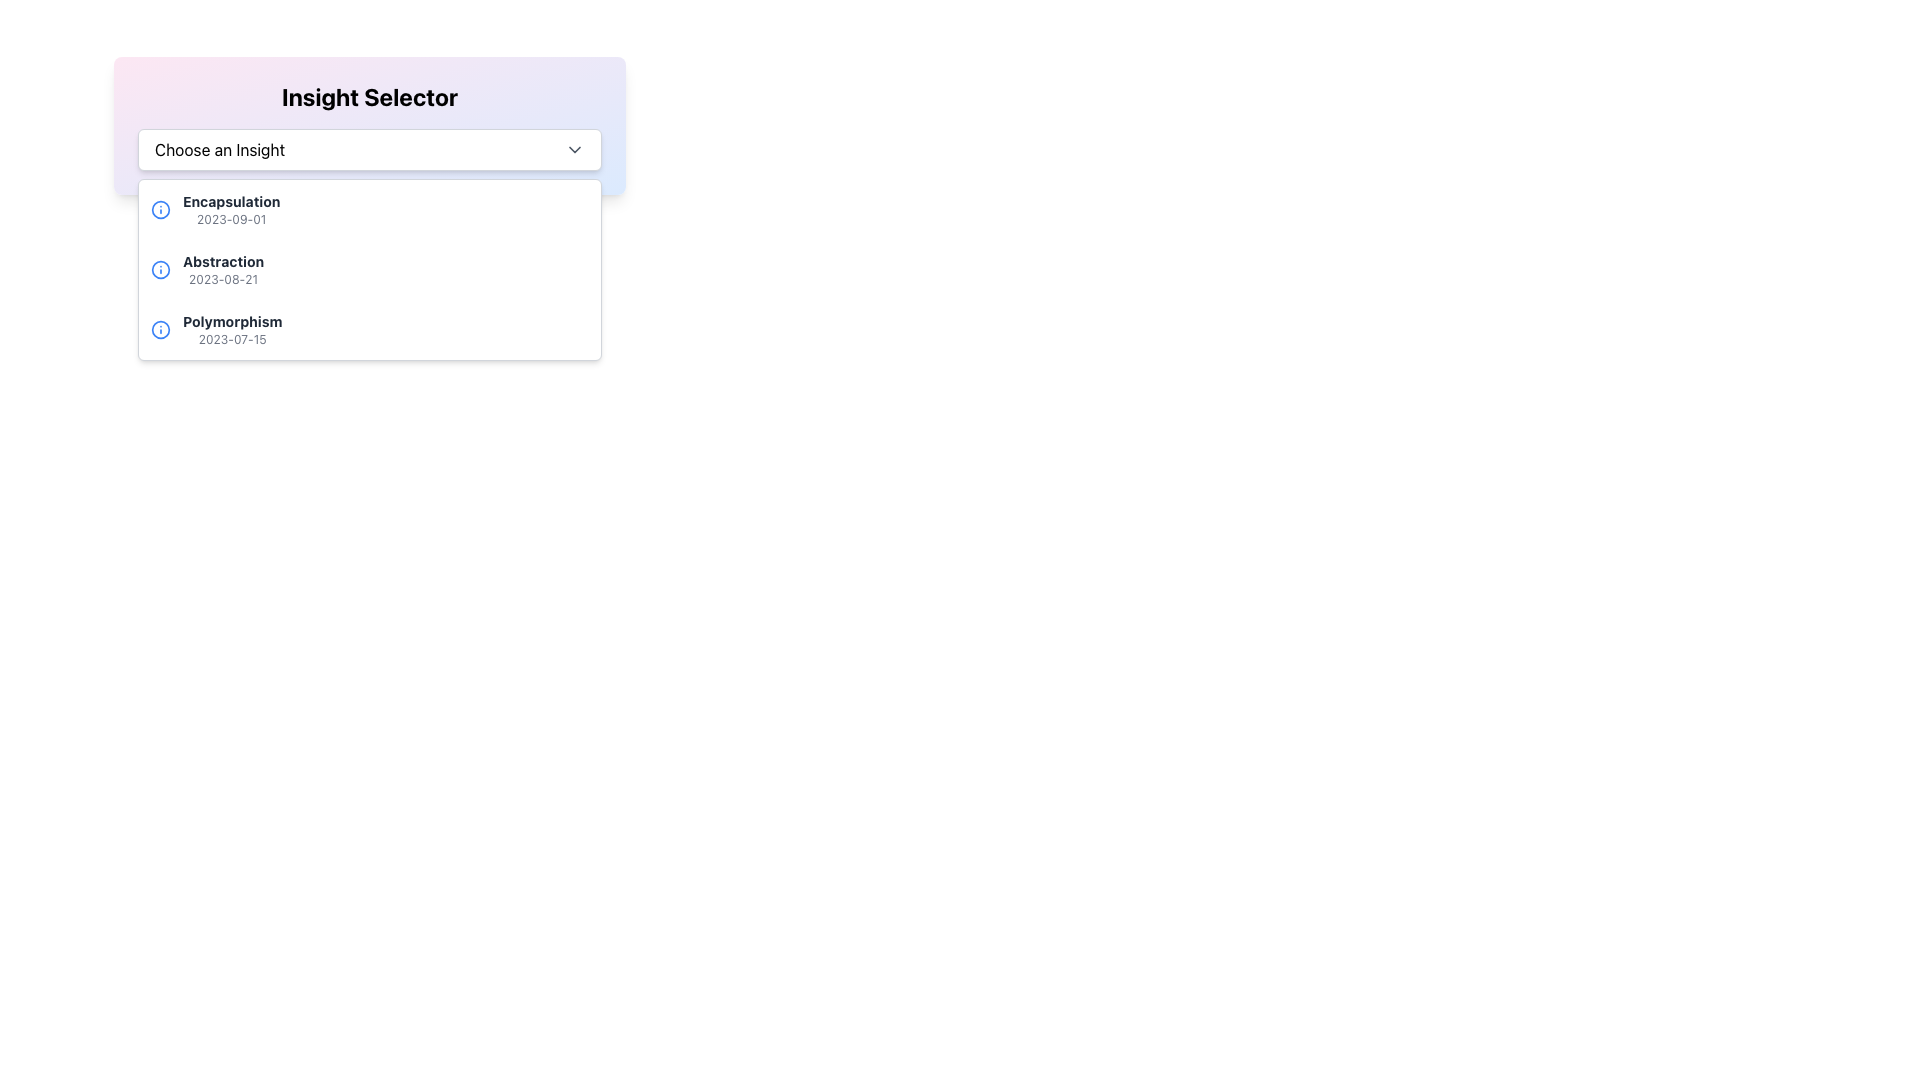 The width and height of the screenshot is (1920, 1080). What do you see at coordinates (161, 270) in the screenshot?
I see `the informational/help icon located to the left of the 'Abstraction 2023-08-21' list item` at bounding box center [161, 270].